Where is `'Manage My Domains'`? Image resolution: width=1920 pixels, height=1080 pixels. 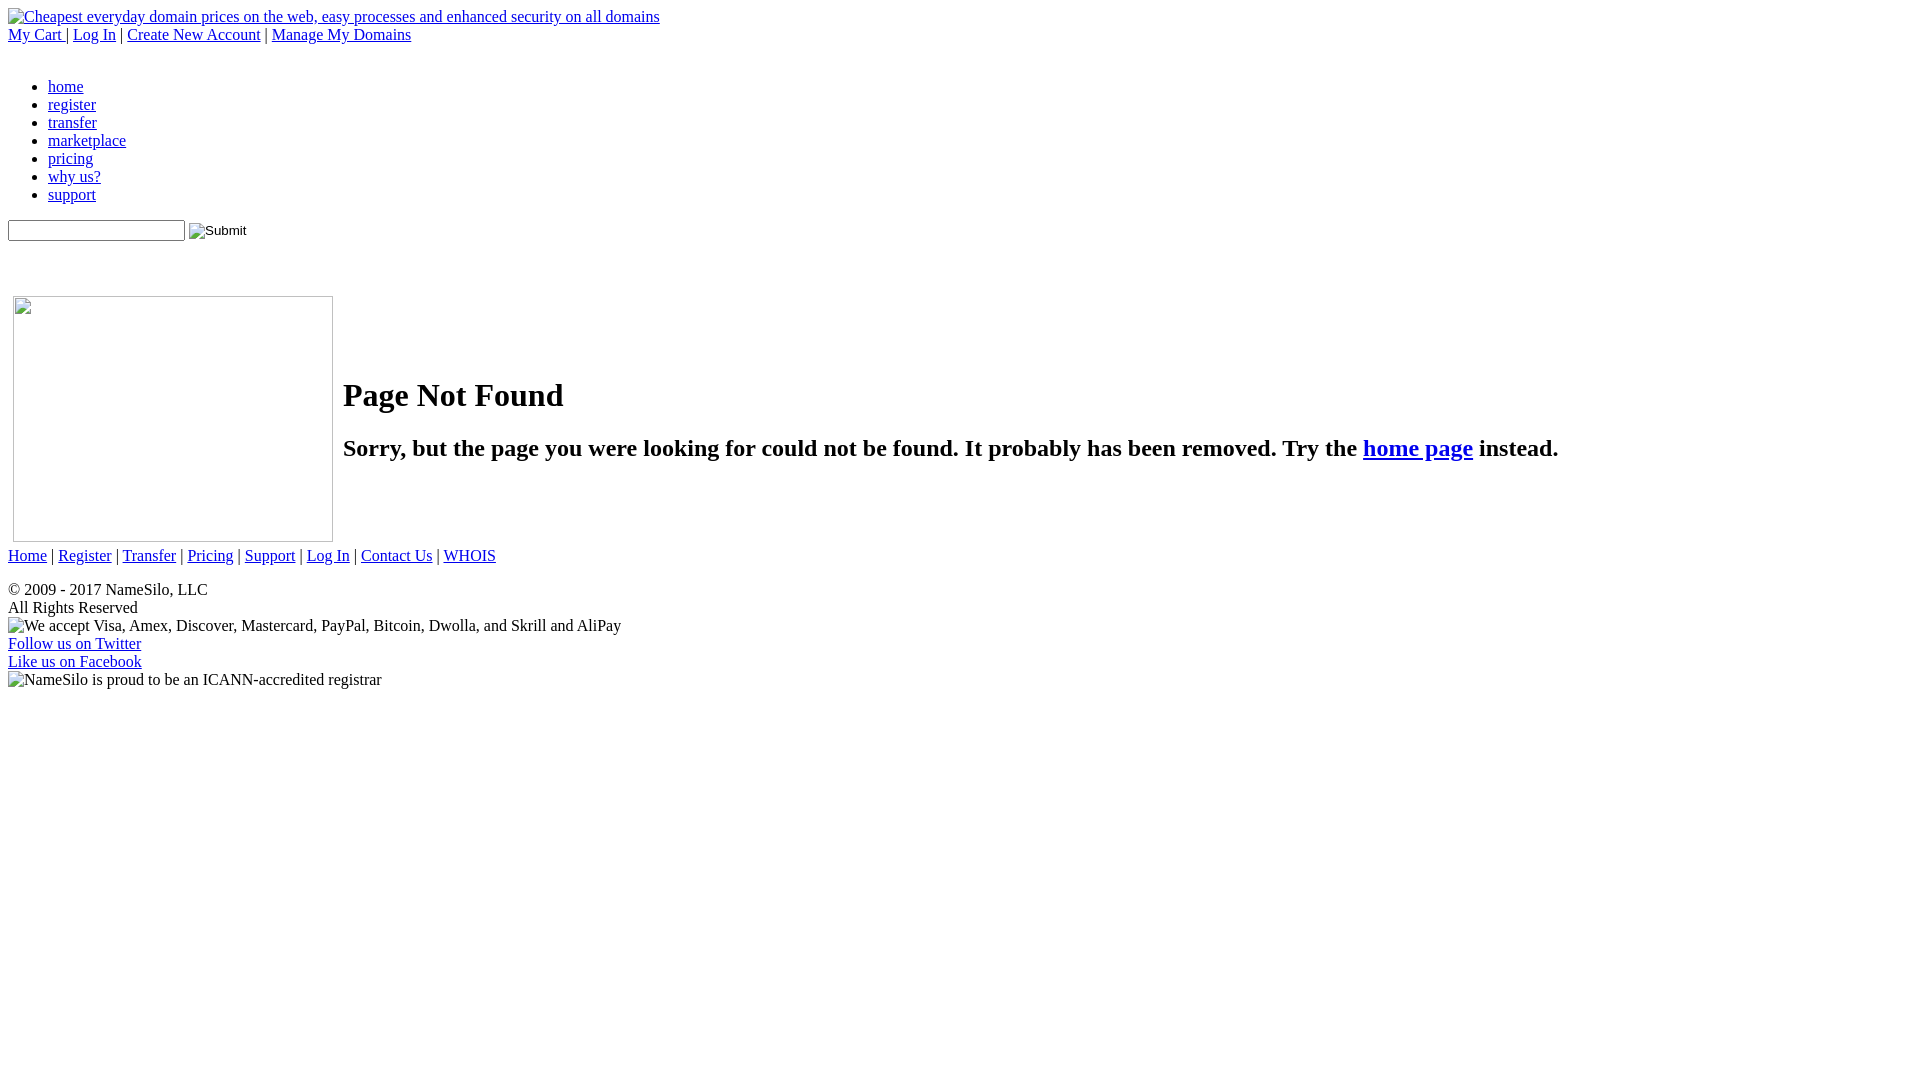 'Manage My Domains' is located at coordinates (271, 34).